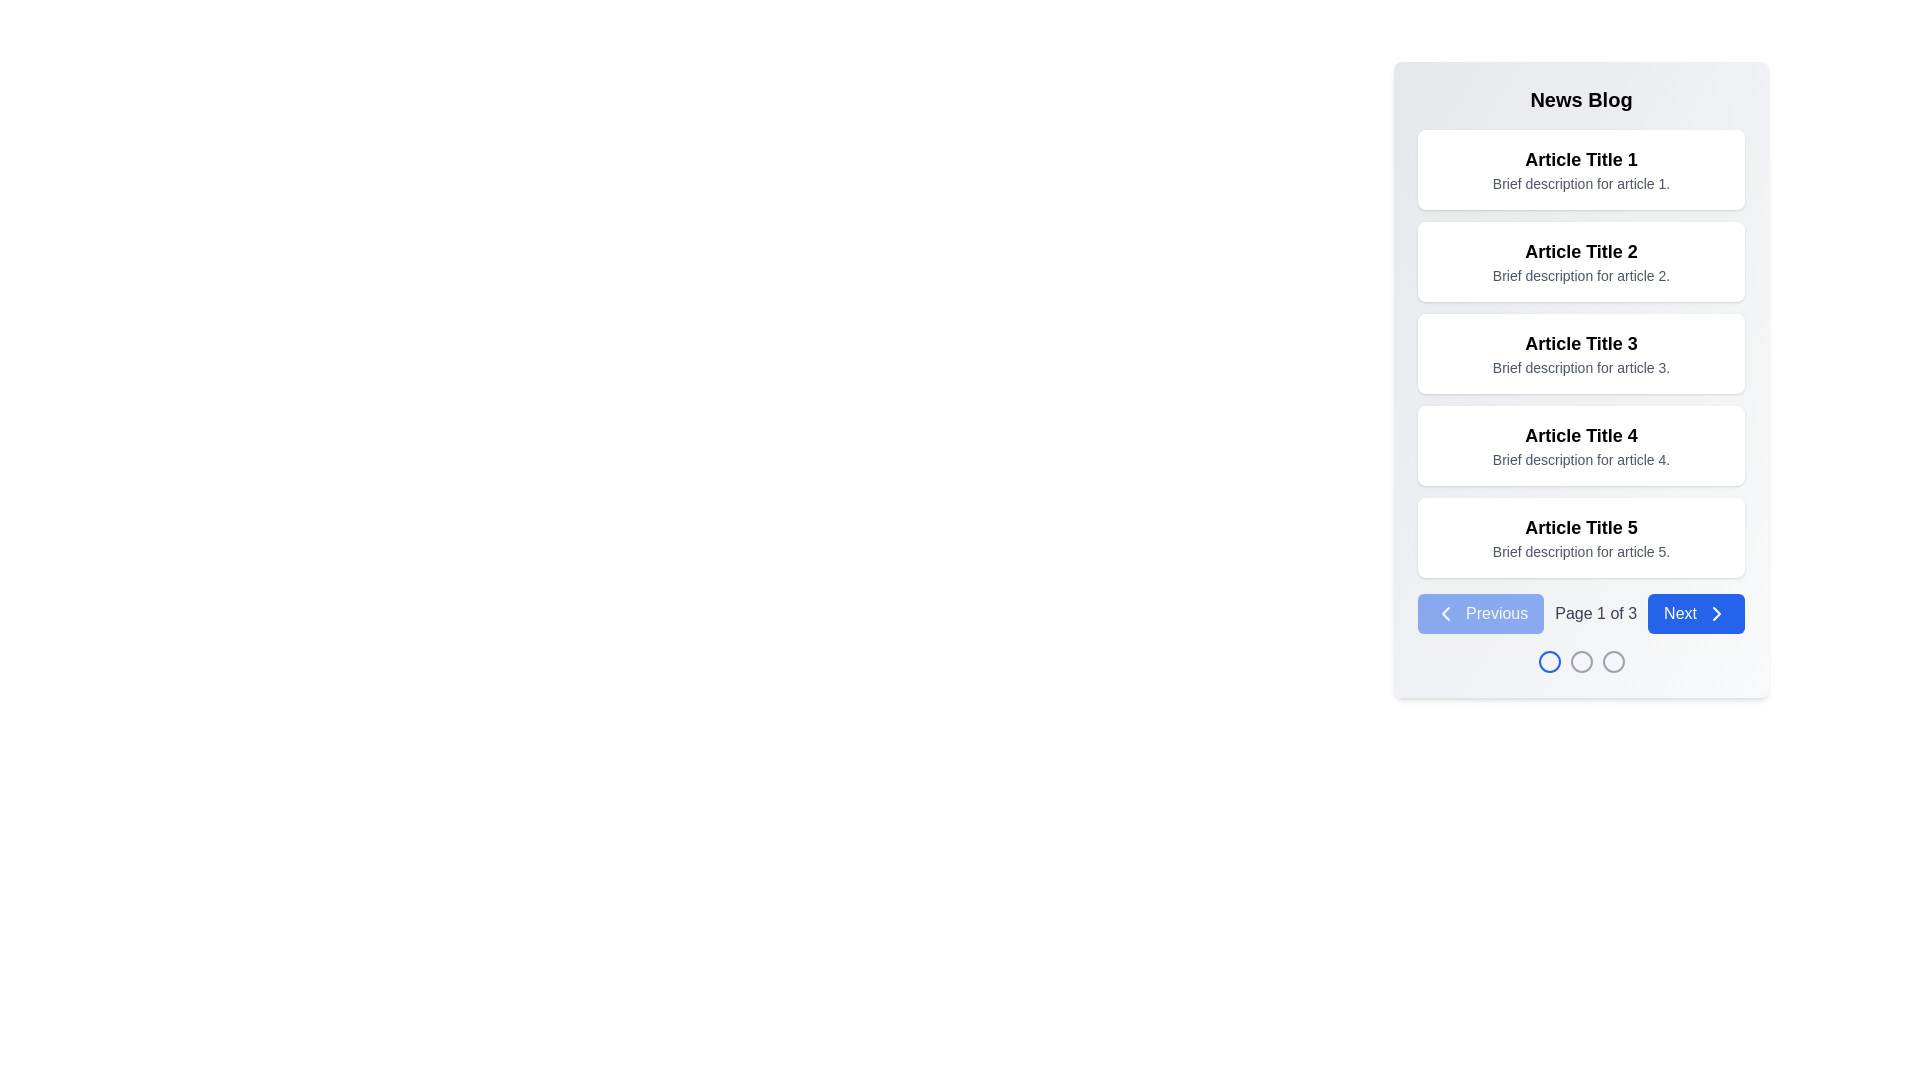 The width and height of the screenshot is (1920, 1080). What do you see at coordinates (1580, 342) in the screenshot?
I see `the title component of the article, which is a Text Label located in the upper-middle region of the display, identified as the third element in a vertically stacked list` at bounding box center [1580, 342].